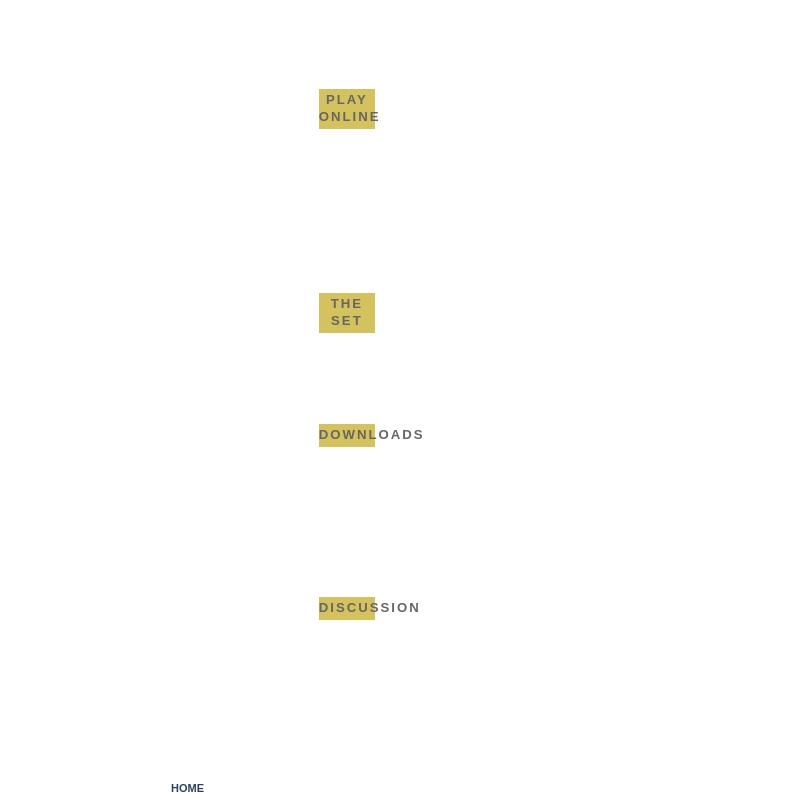  I want to click on 'Gold', so click(369, 13).